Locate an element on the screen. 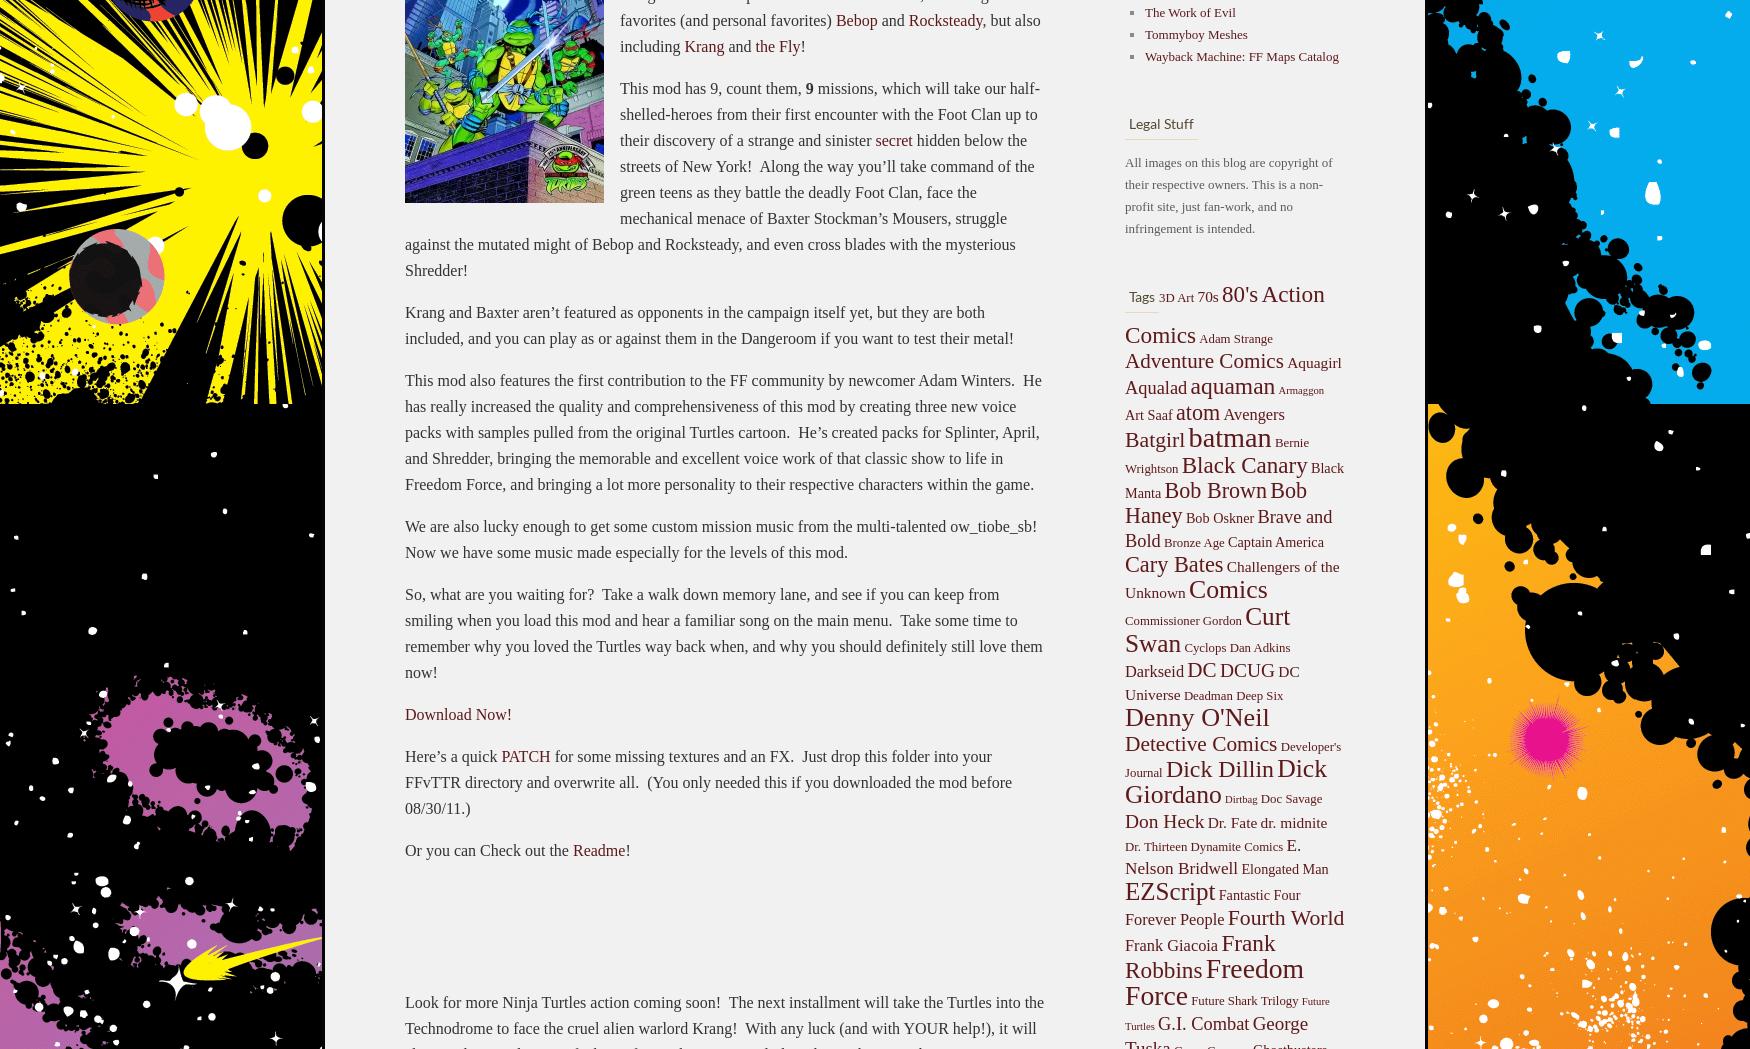  'Fantastic Four' is located at coordinates (1218, 894).